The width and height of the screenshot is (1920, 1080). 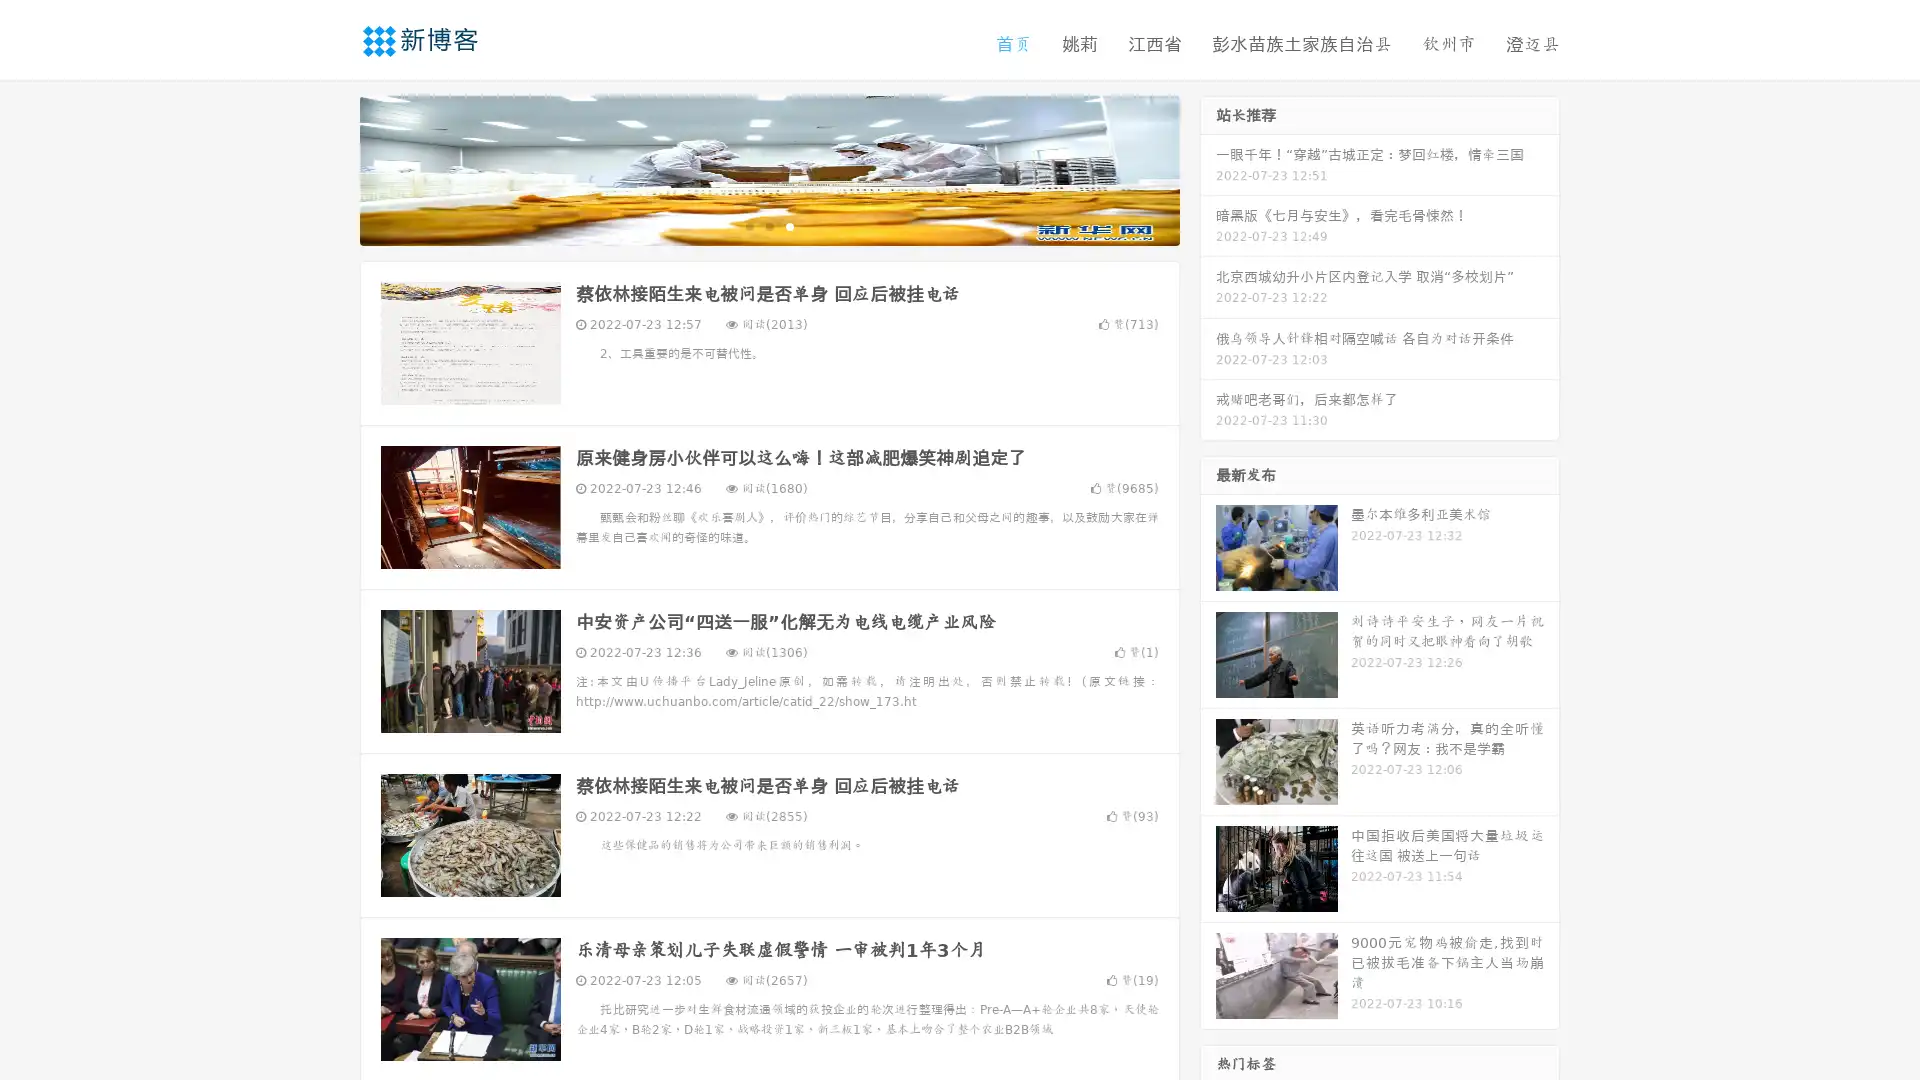 I want to click on Next slide, so click(x=1208, y=168).